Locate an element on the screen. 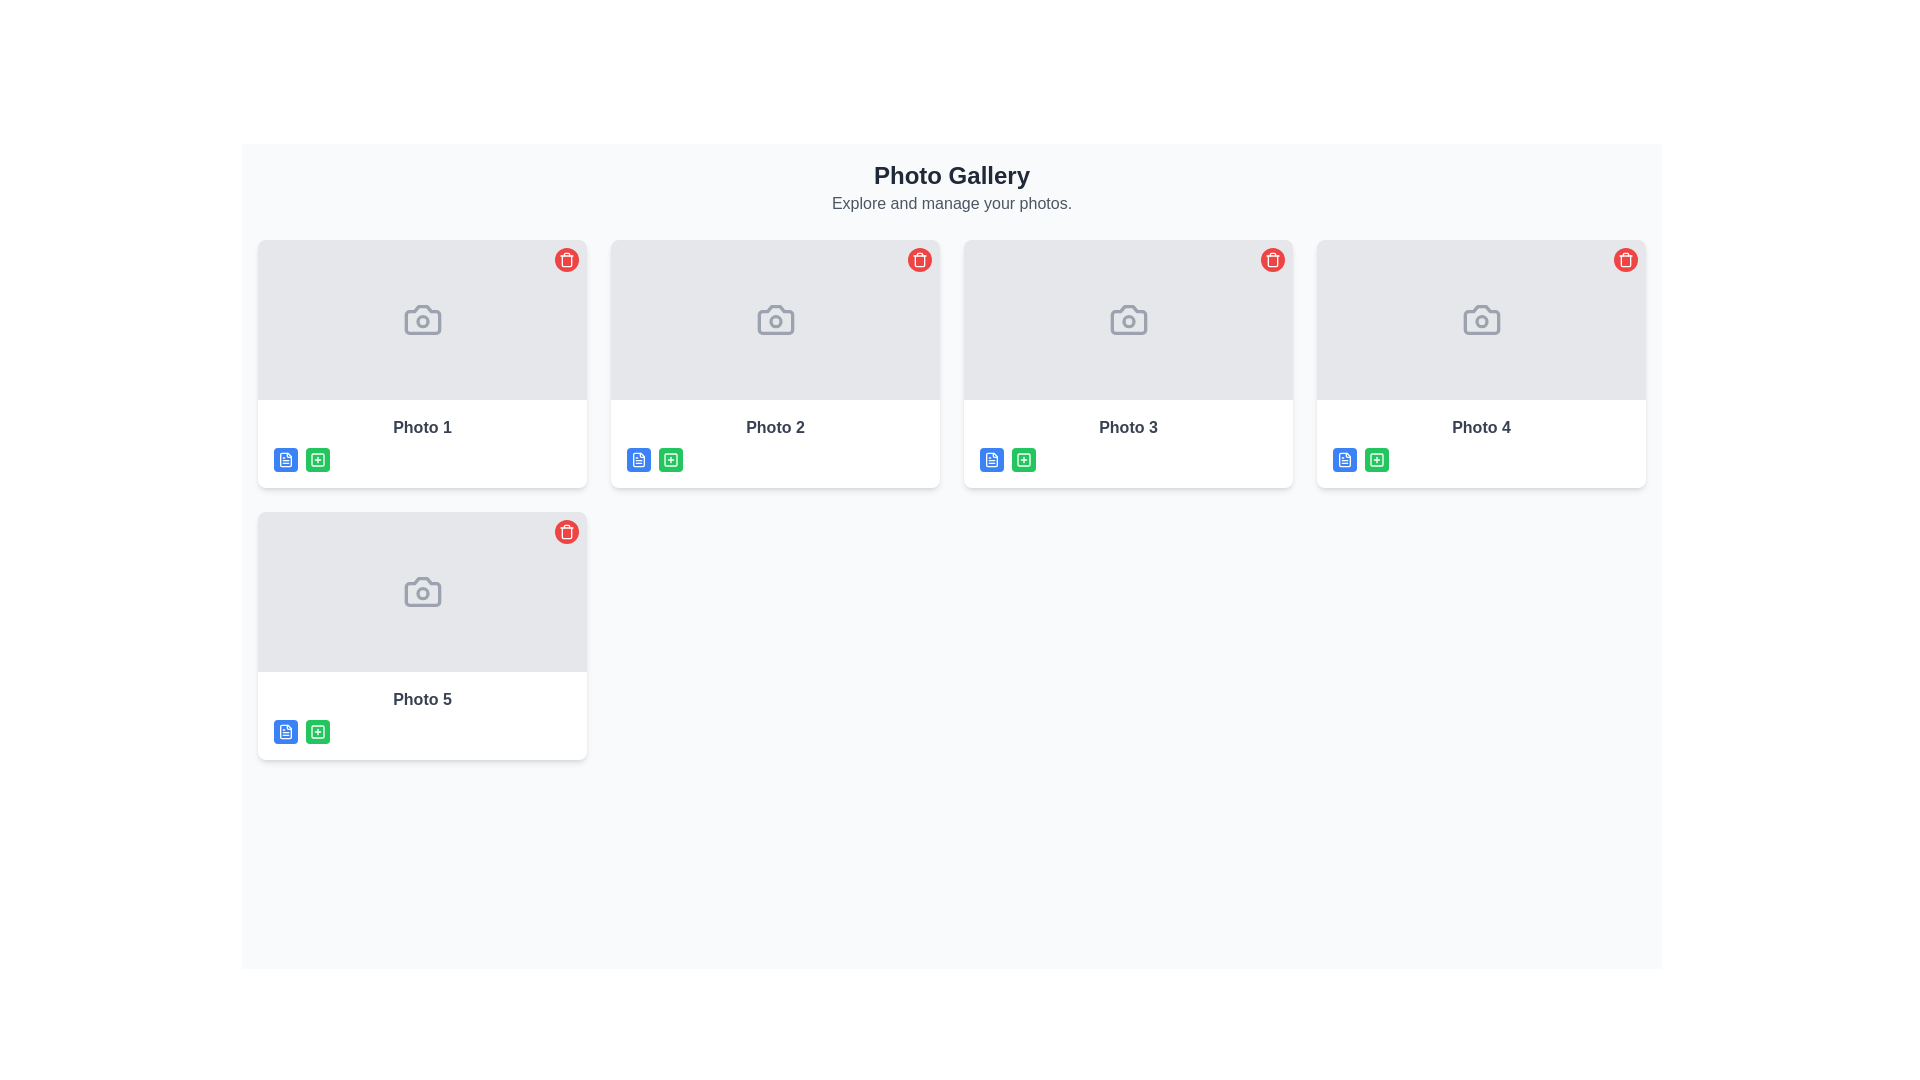  the small square icon with a green background and a white plus symbol located below the 'Photo 3' label to trigger a tooltip or visual feedback is located at coordinates (1023, 459).